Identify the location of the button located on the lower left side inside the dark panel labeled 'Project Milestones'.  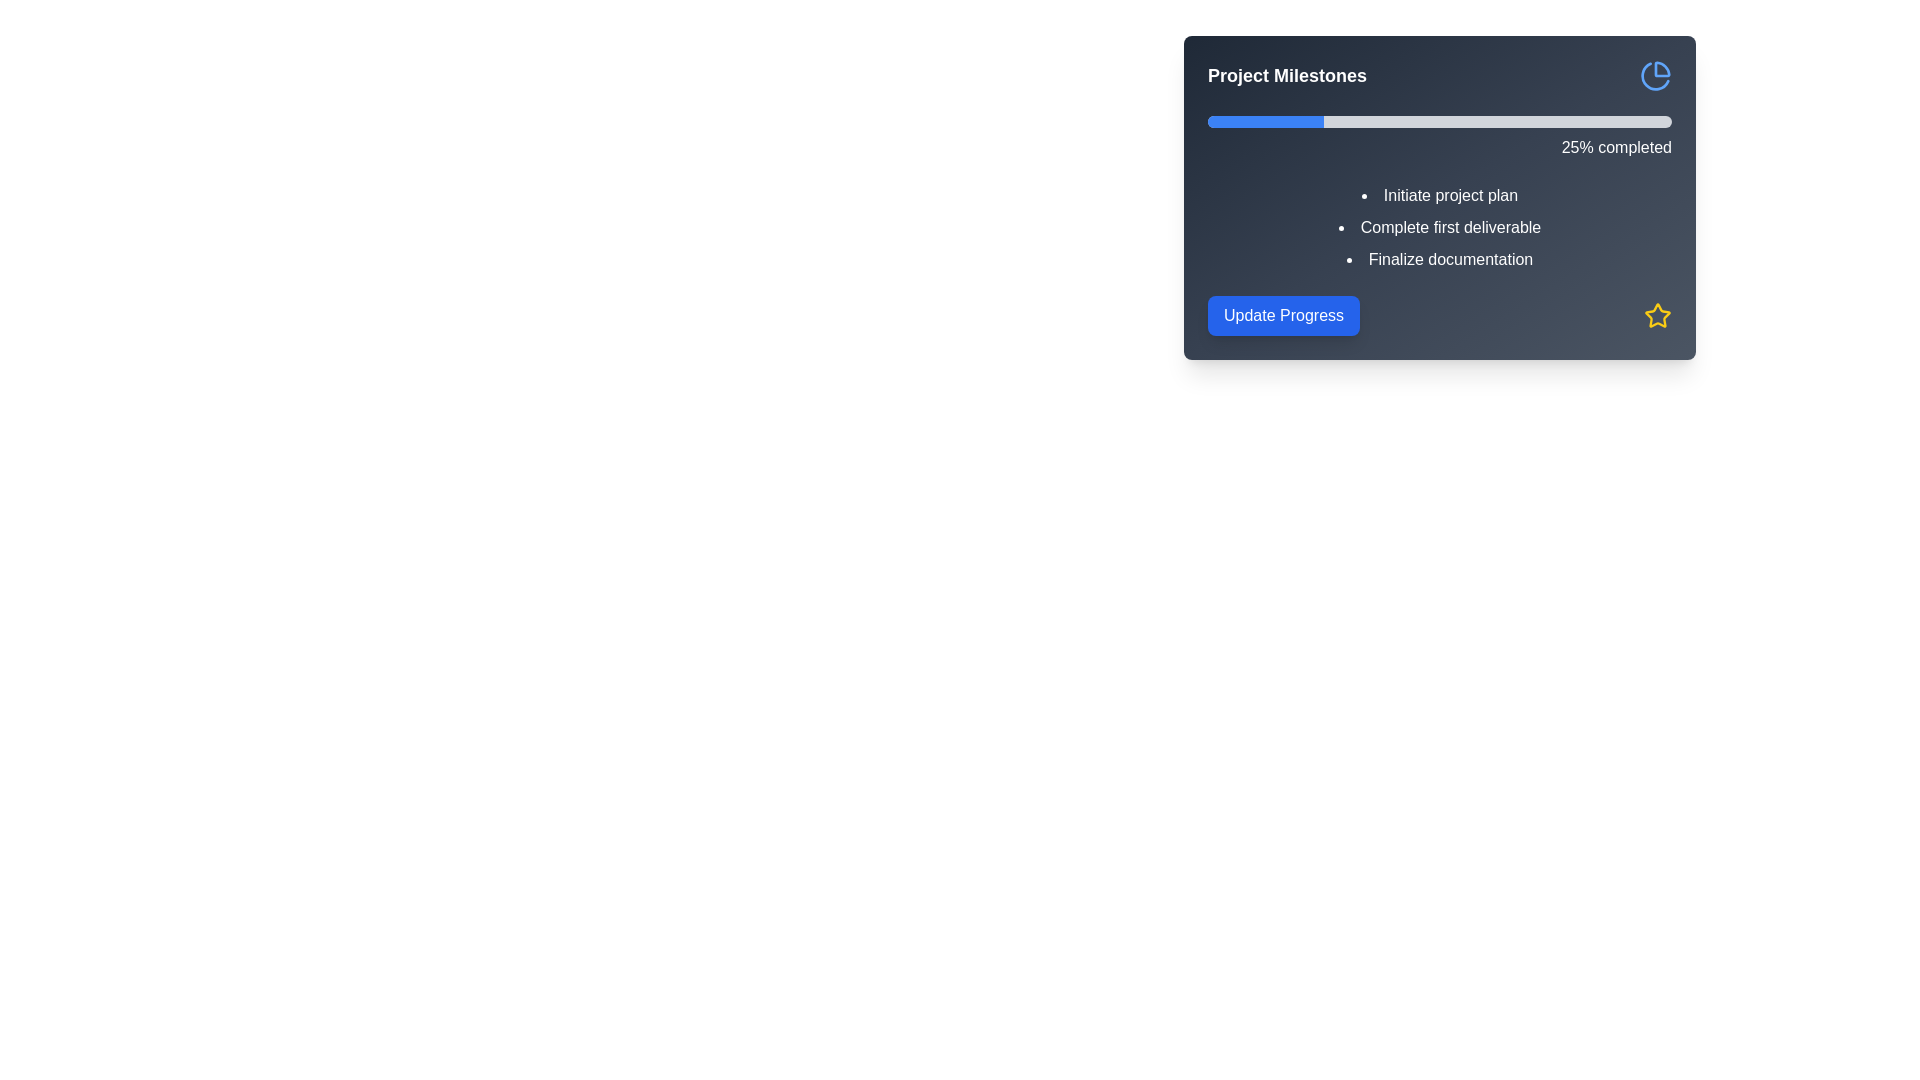
(1284, 315).